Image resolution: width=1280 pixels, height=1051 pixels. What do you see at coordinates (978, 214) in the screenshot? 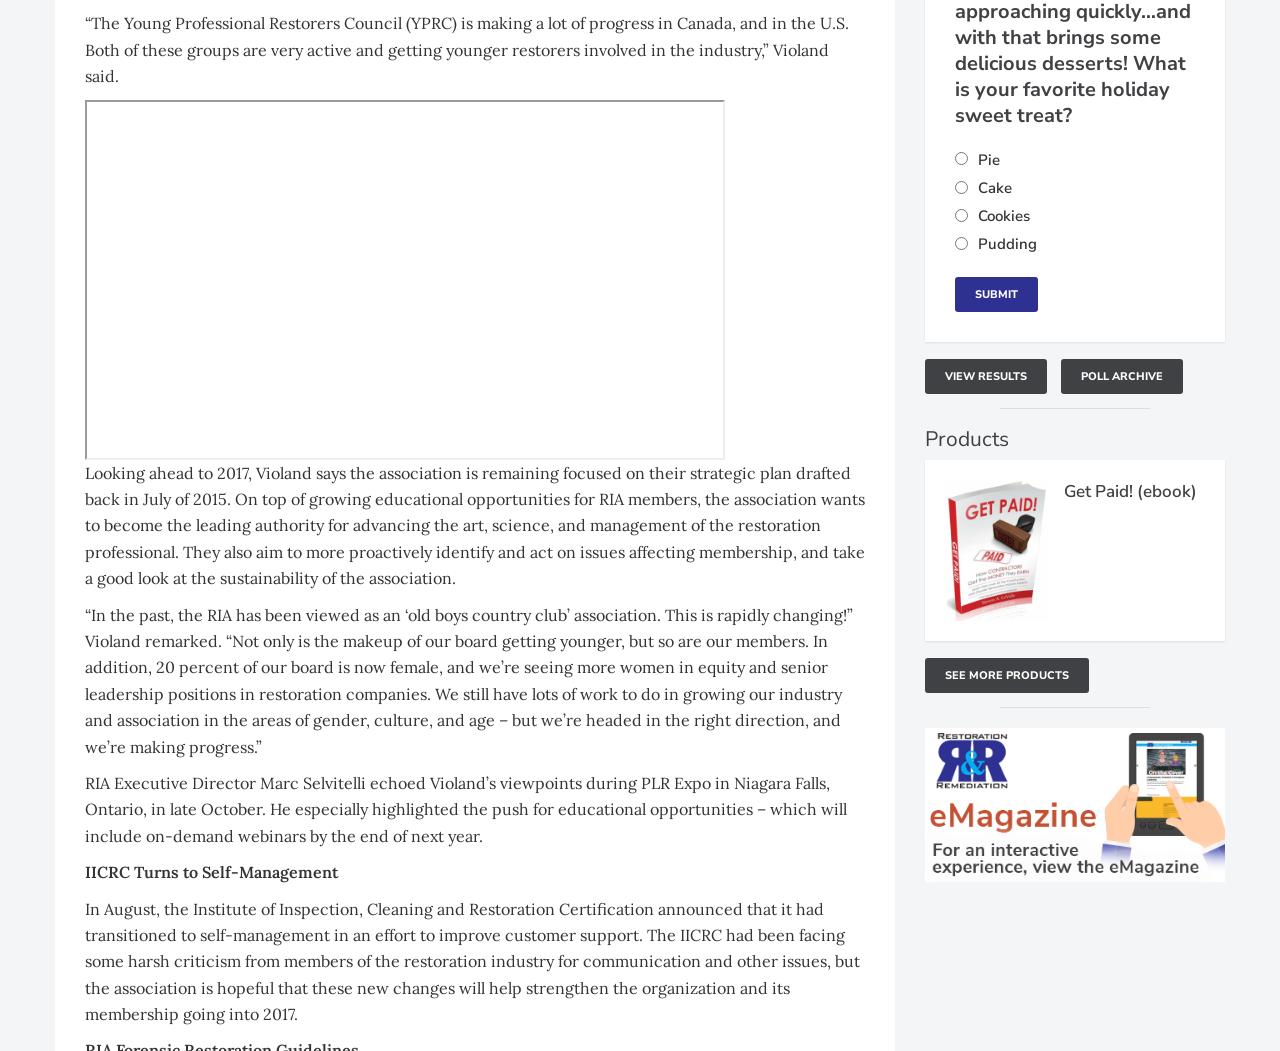
I see `'Cookies'` at bounding box center [978, 214].